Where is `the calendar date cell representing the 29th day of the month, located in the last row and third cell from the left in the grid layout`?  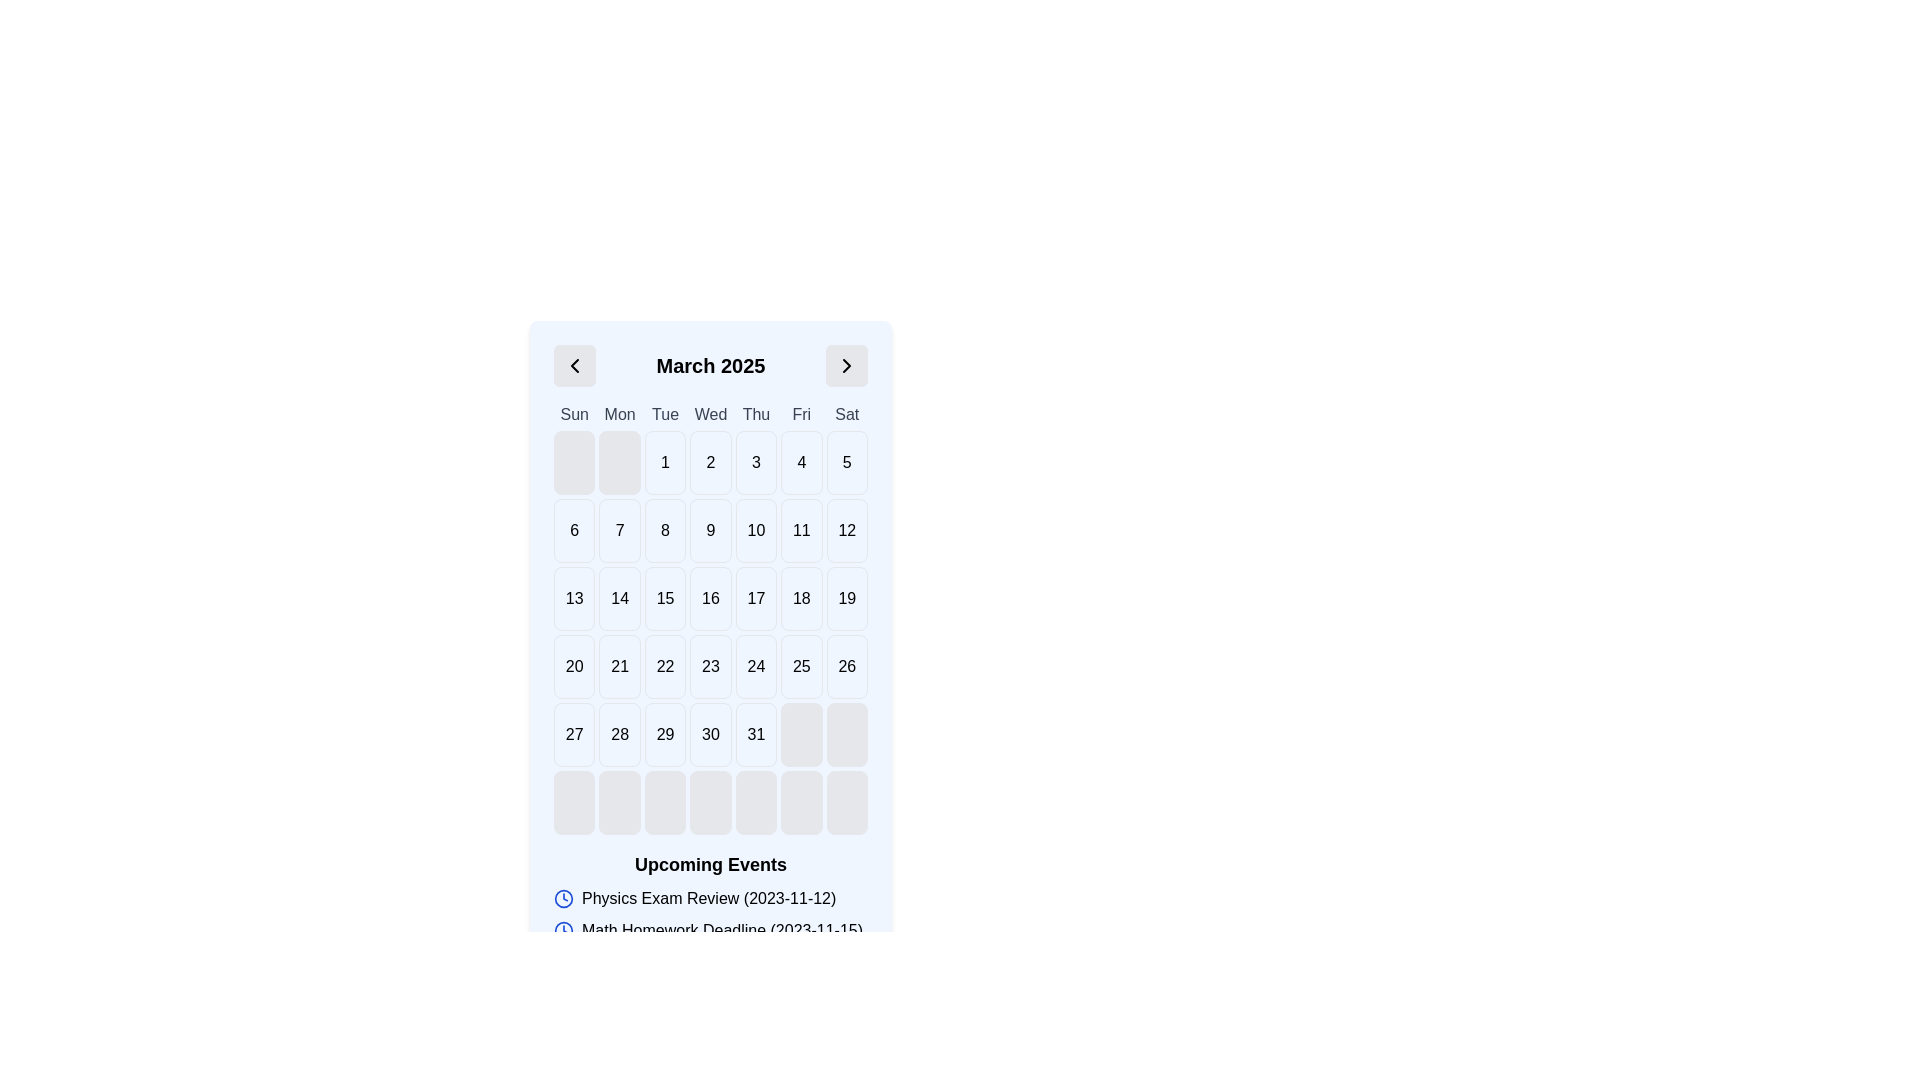 the calendar date cell representing the 29th day of the month, located in the last row and third cell from the left in the grid layout is located at coordinates (665, 735).